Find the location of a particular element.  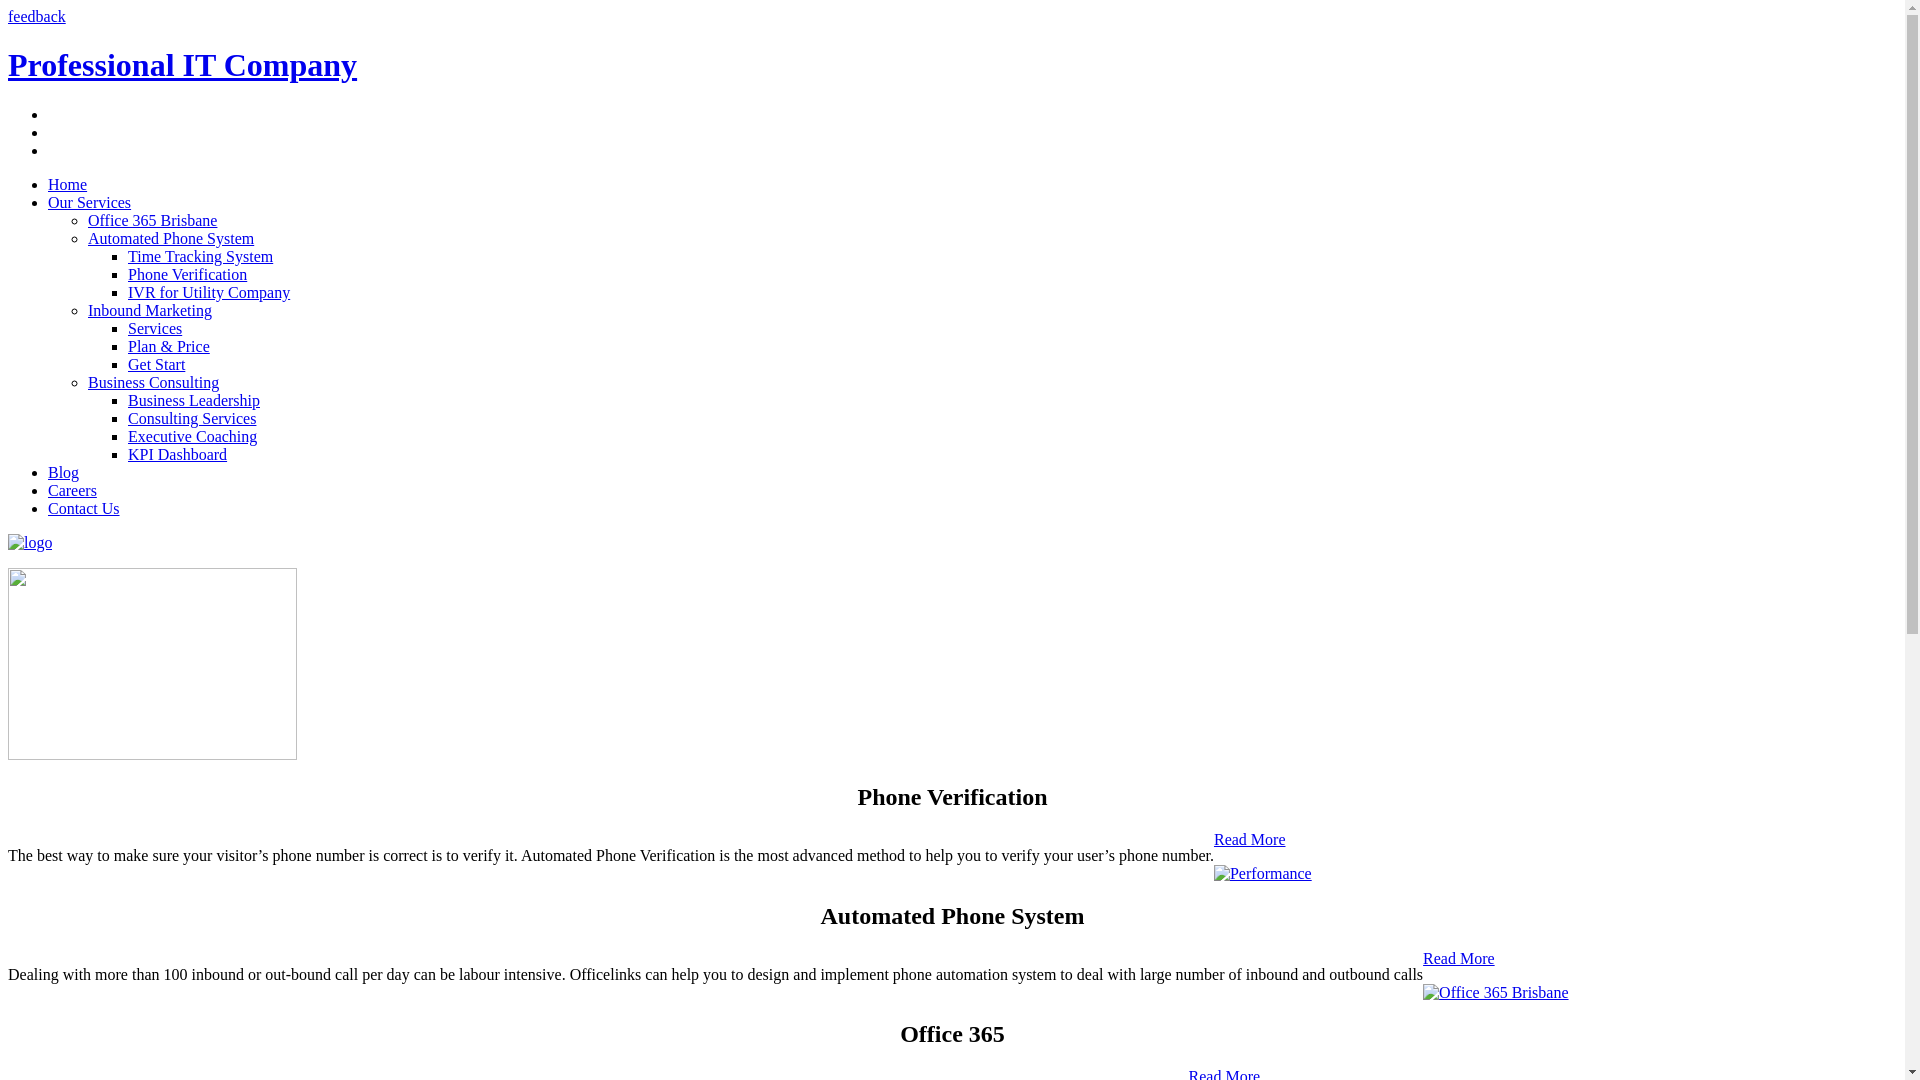

'Professional IT Company' is located at coordinates (182, 64).